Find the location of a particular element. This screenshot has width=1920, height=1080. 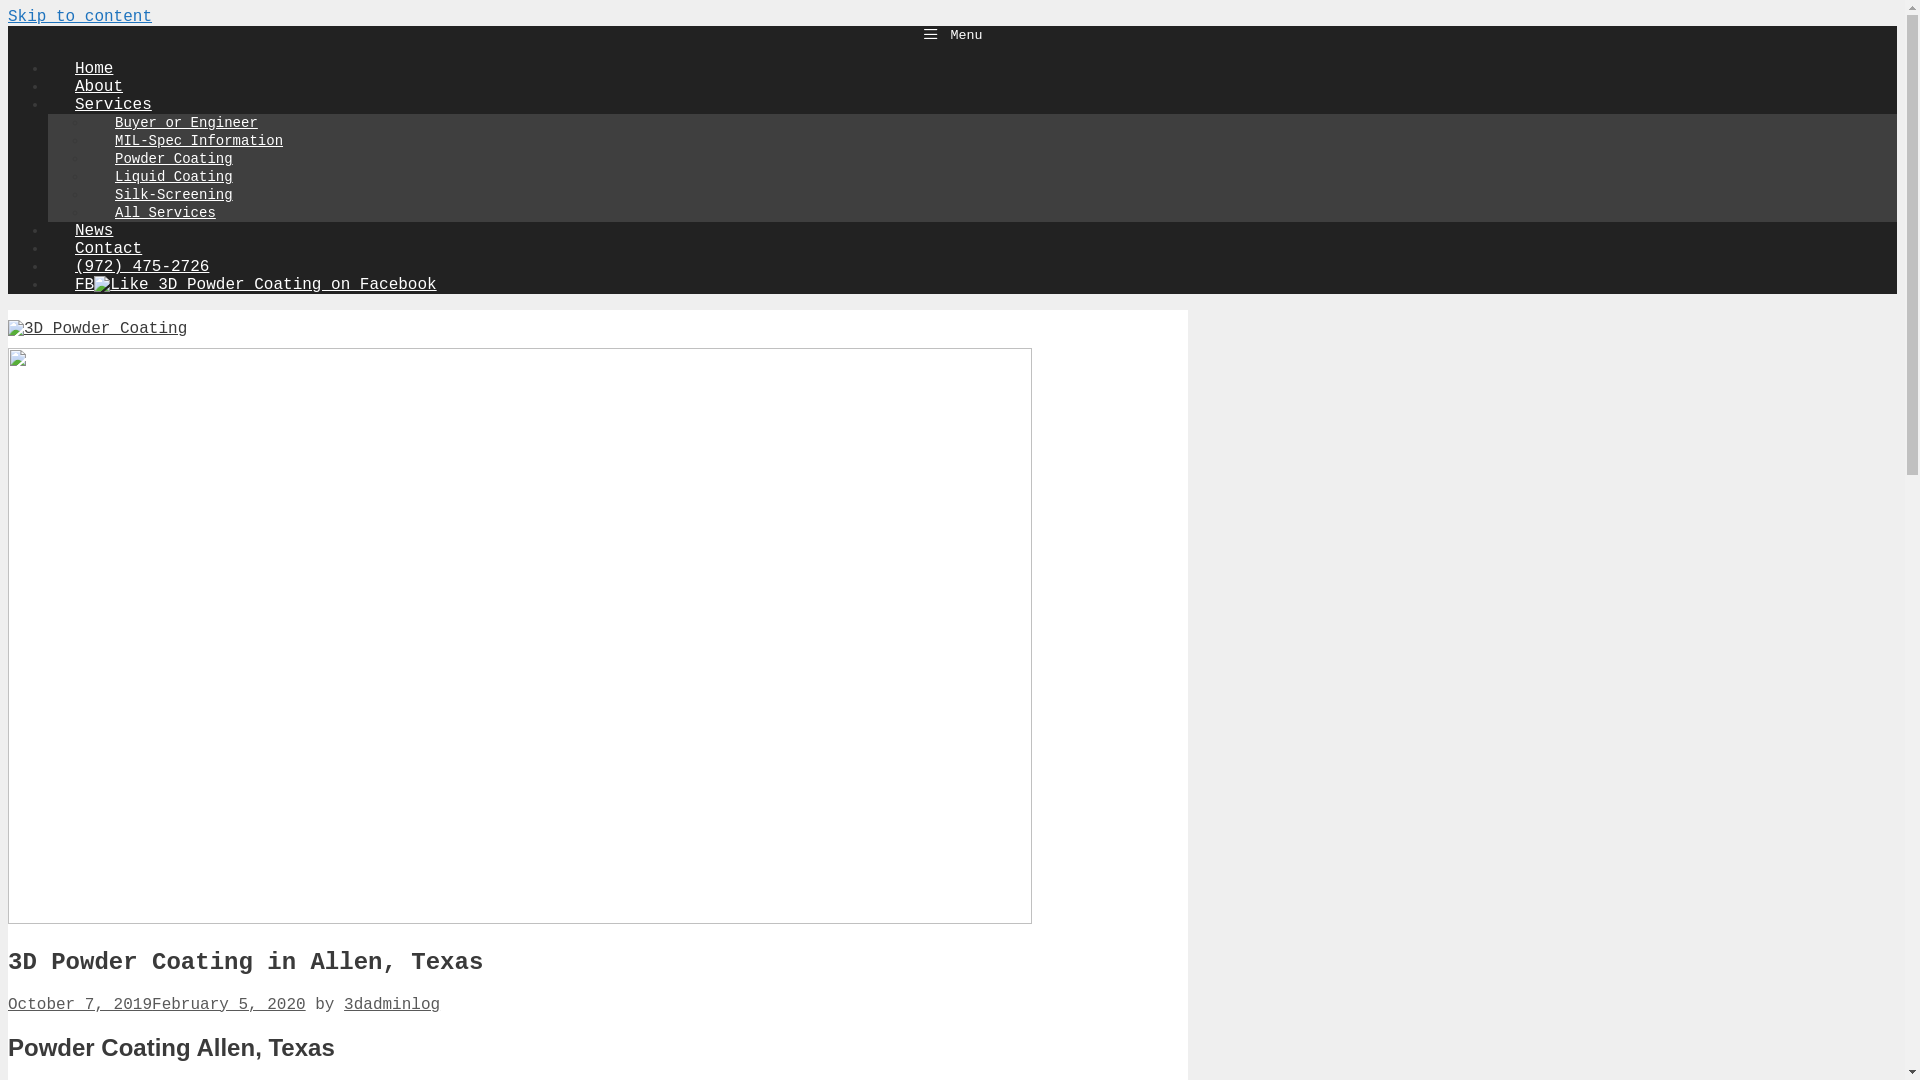

'October 7, 2019February 5, 2020' is located at coordinates (156, 1005).